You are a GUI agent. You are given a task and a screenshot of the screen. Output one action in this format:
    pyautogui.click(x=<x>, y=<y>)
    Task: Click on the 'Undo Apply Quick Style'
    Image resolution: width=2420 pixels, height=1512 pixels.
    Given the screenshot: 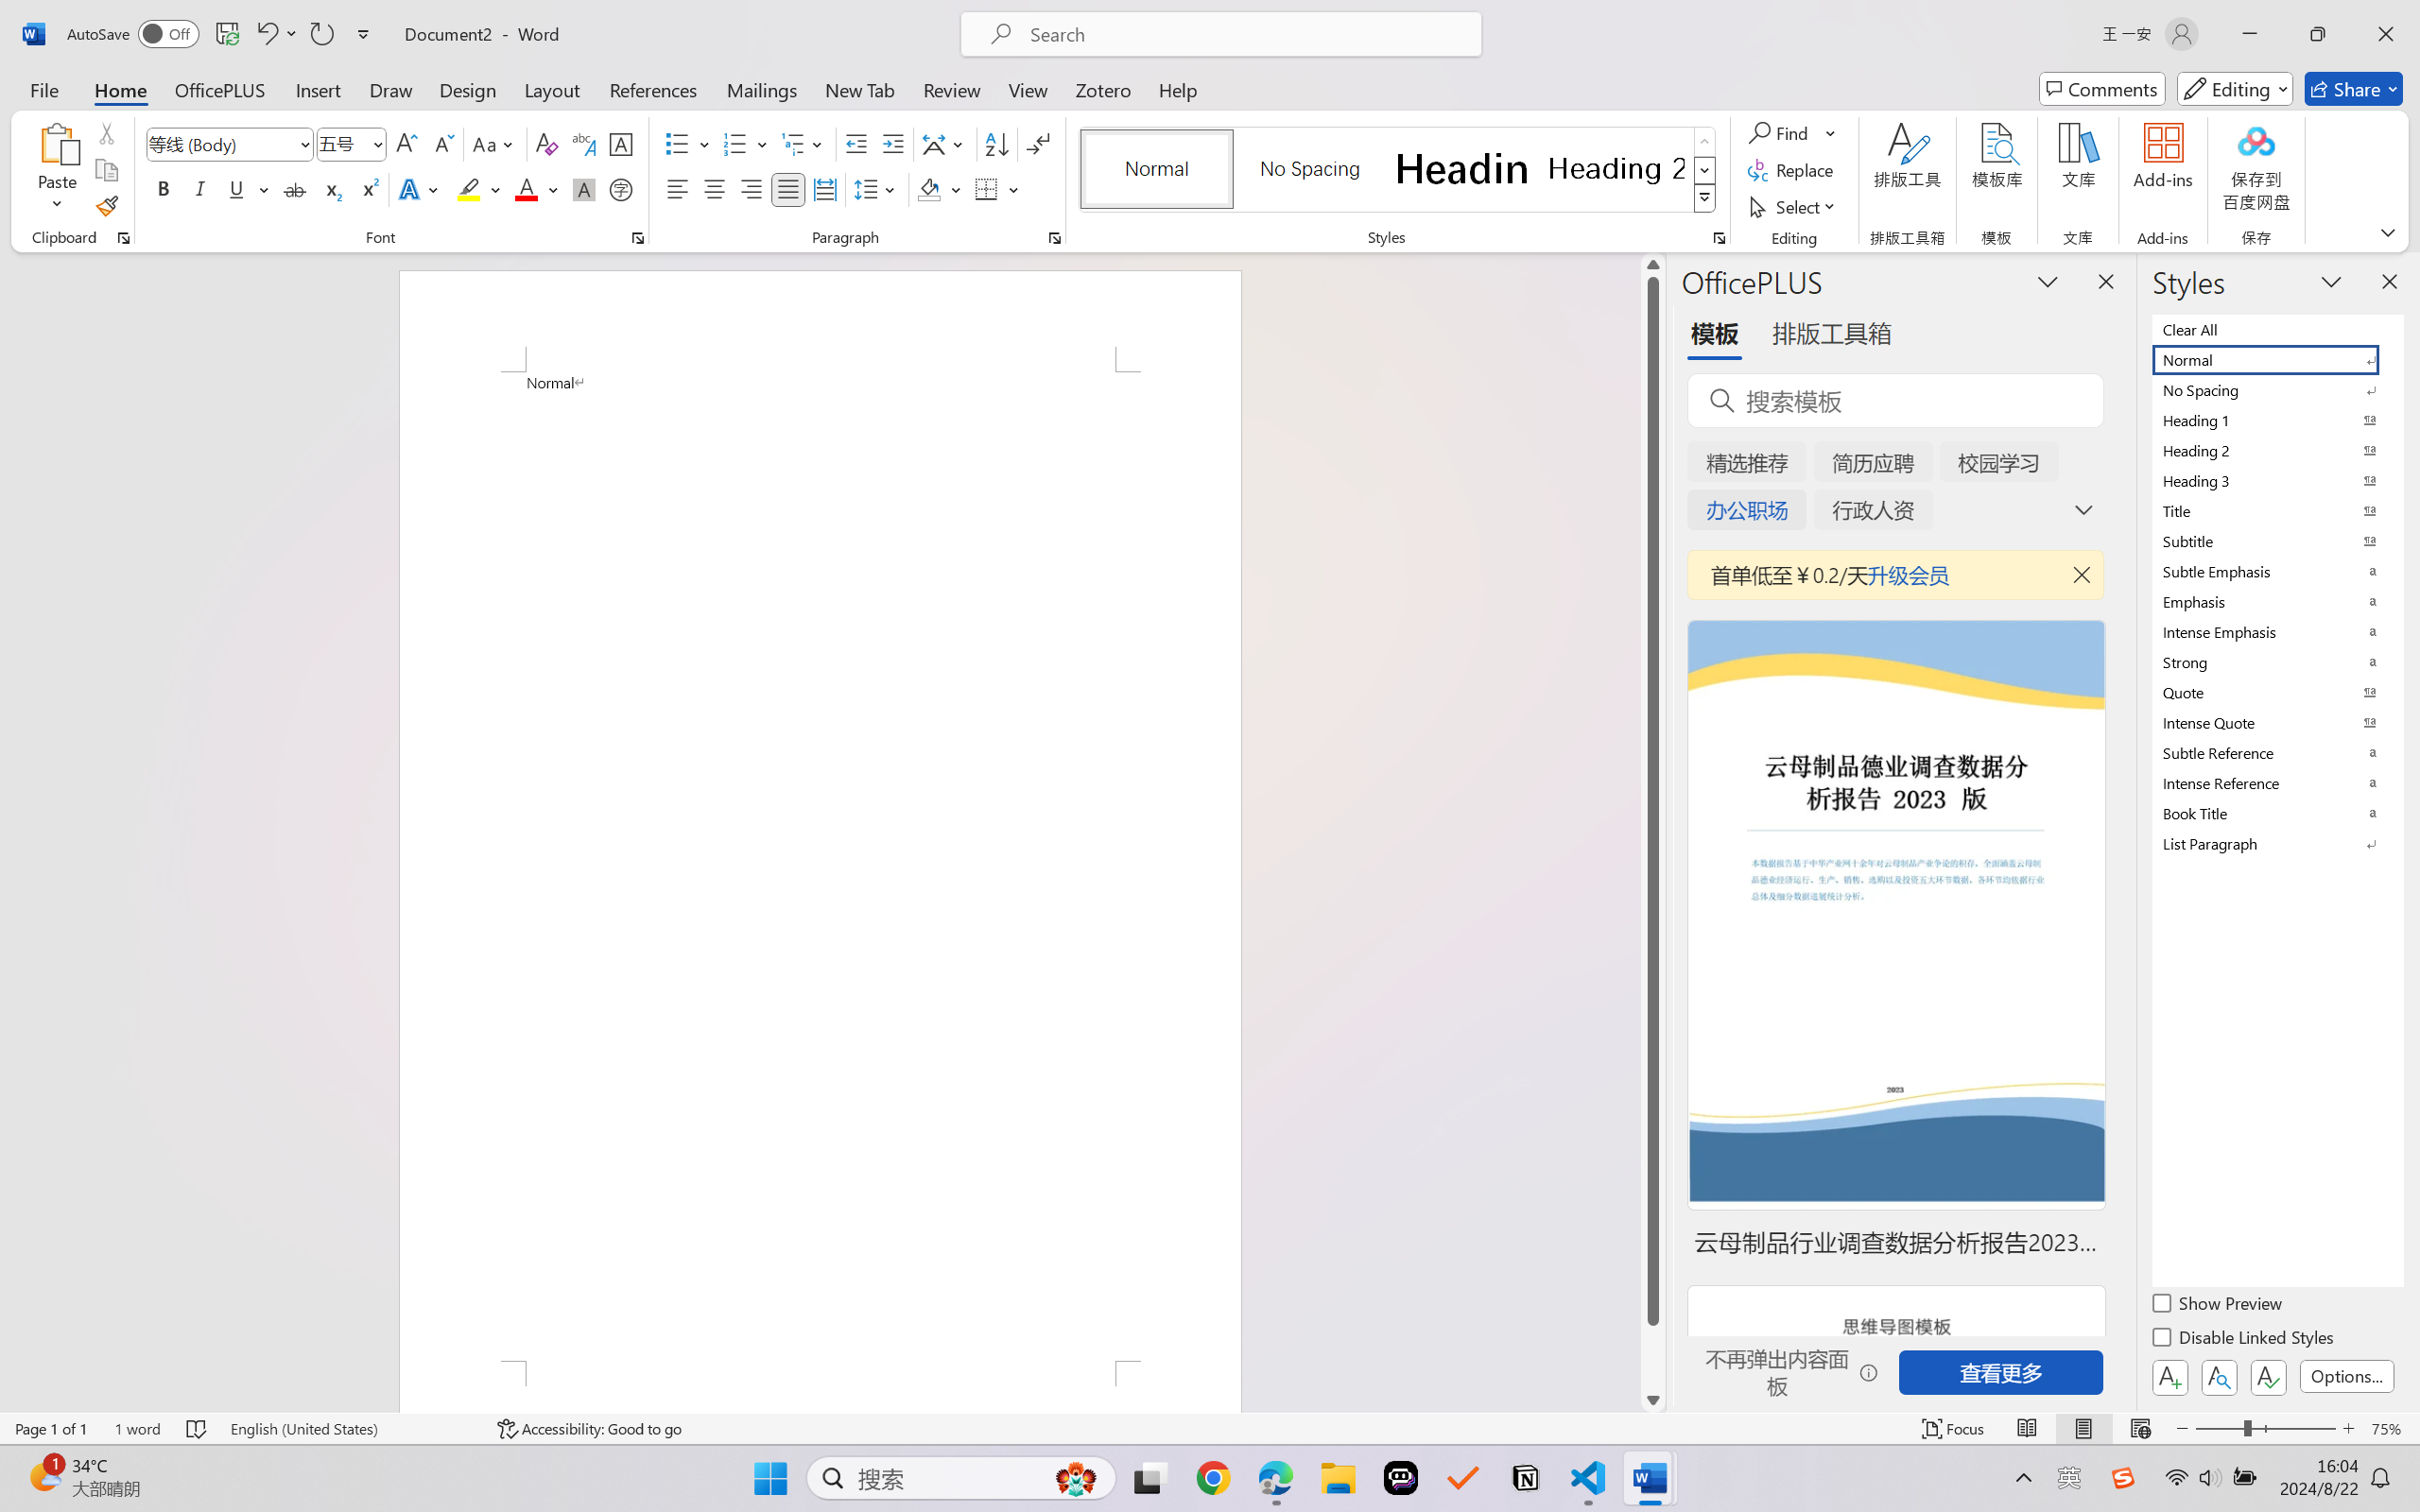 What is the action you would take?
    pyautogui.click(x=265, y=33)
    